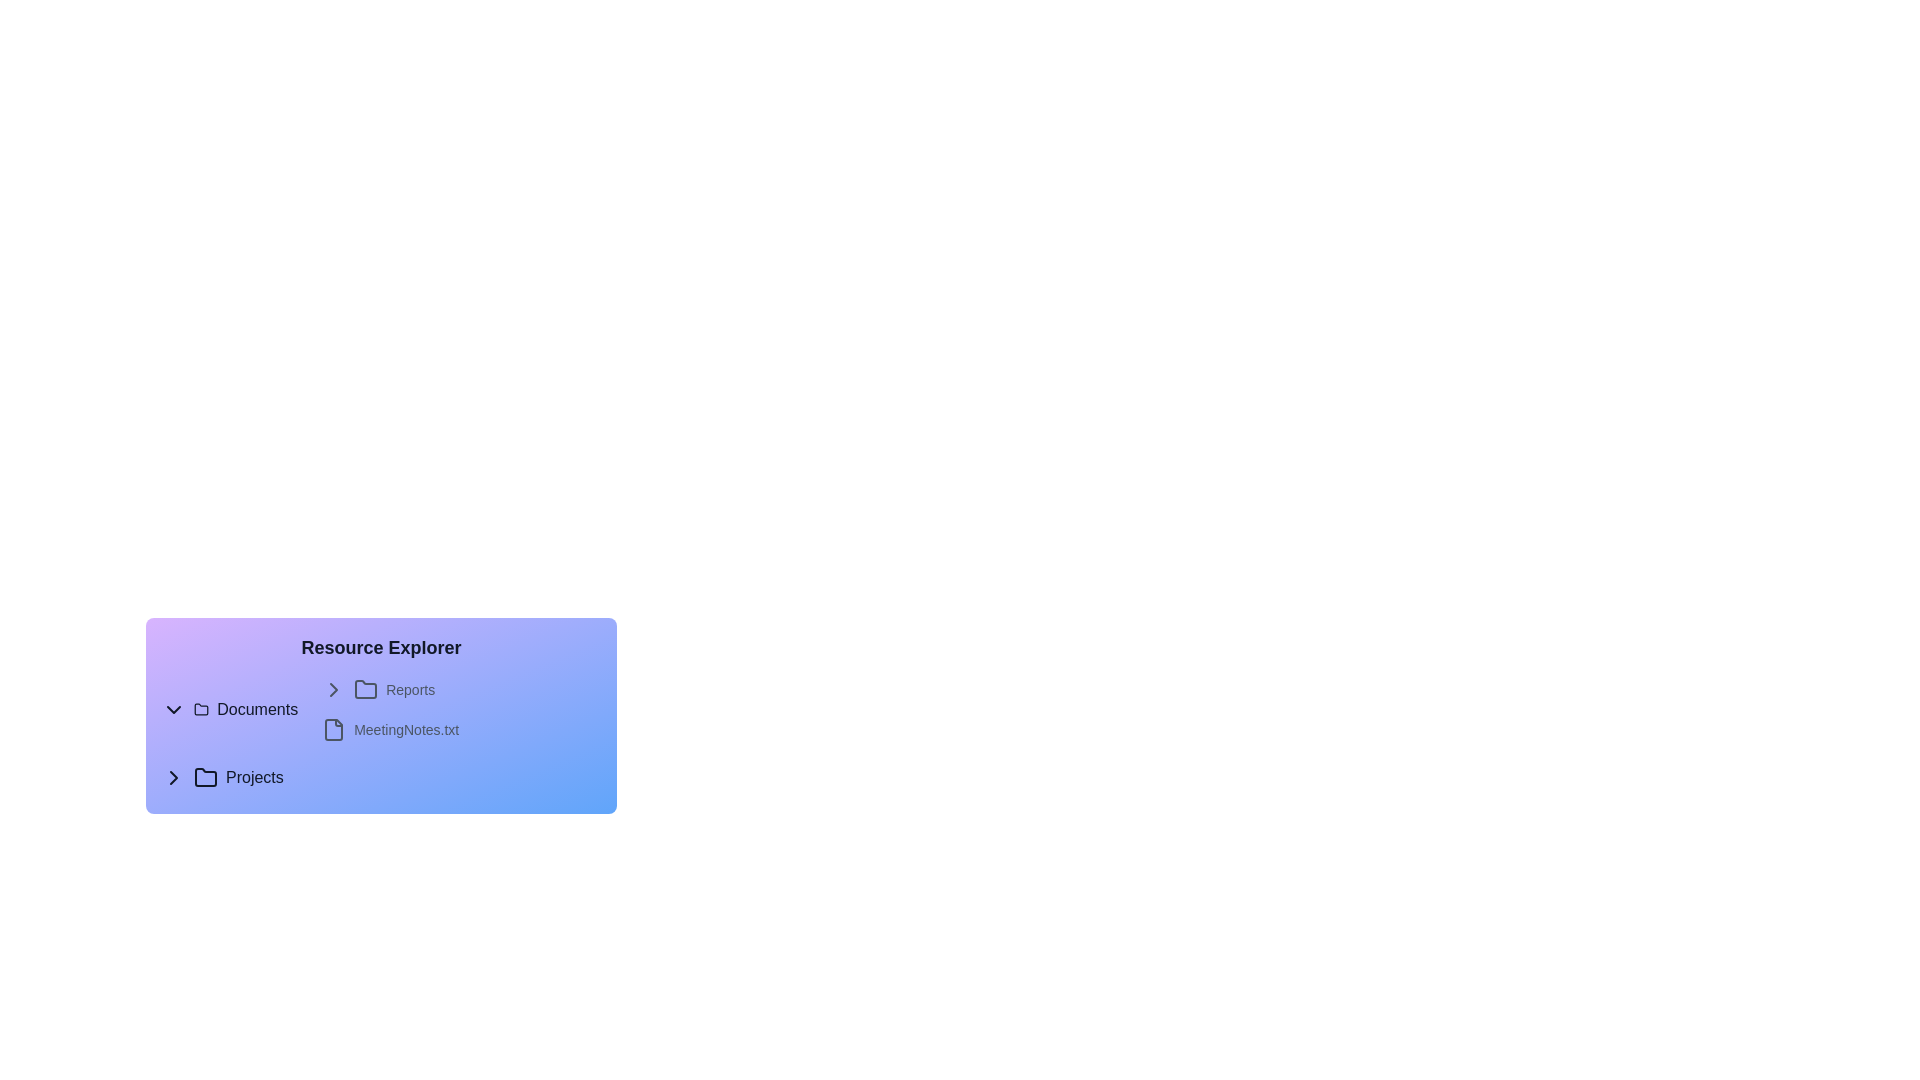 Image resolution: width=1920 pixels, height=1080 pixels. I want to click on the file icon representing 'MeetingNotes.txt' located at the beginning of the line in the Resource Explorer interface, so click(334, 729).